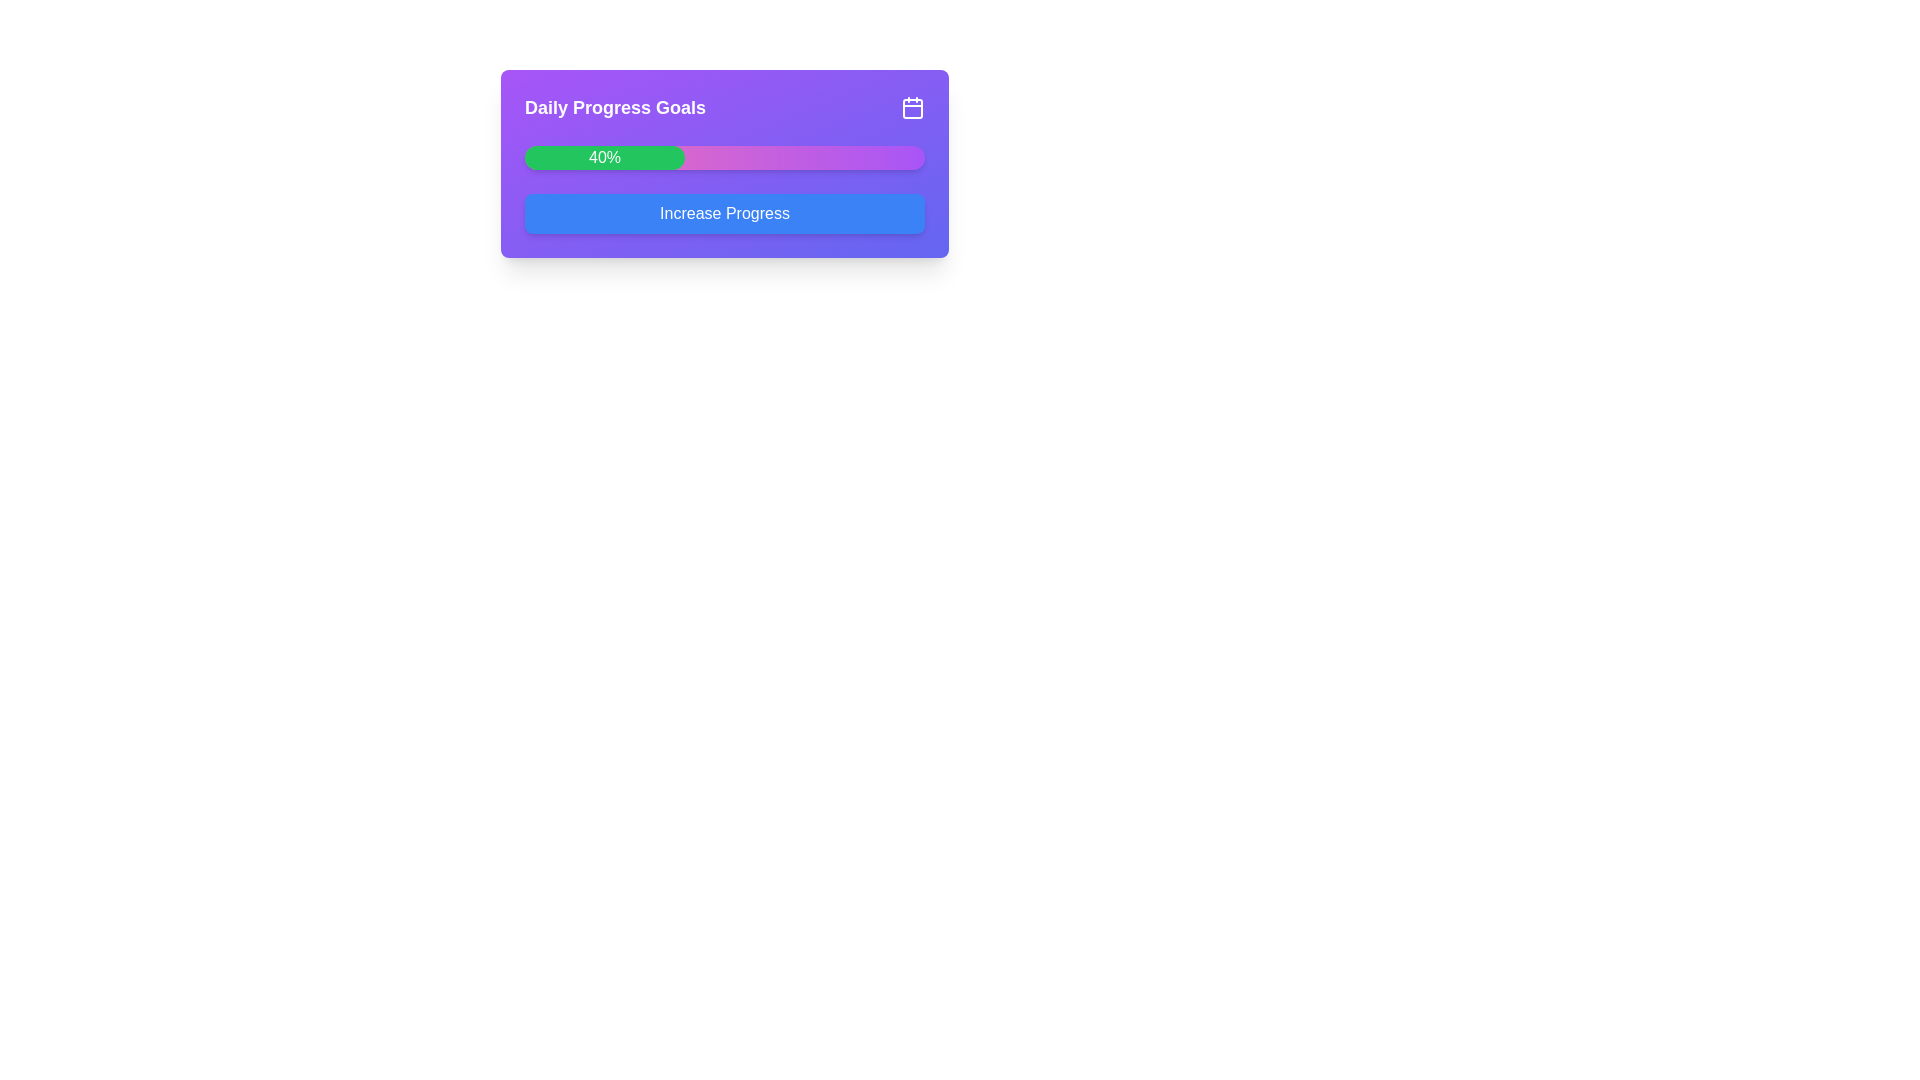 The width and height of the screenshot is (1920, 1080). What do you see at coordinates (723, 157) in the screenshot?
I see `progress percentage displayed on the Progress Bar located in the 'Daily Progress Goals' card section, which shows a value of 40%` at bounding box center [723, 157].